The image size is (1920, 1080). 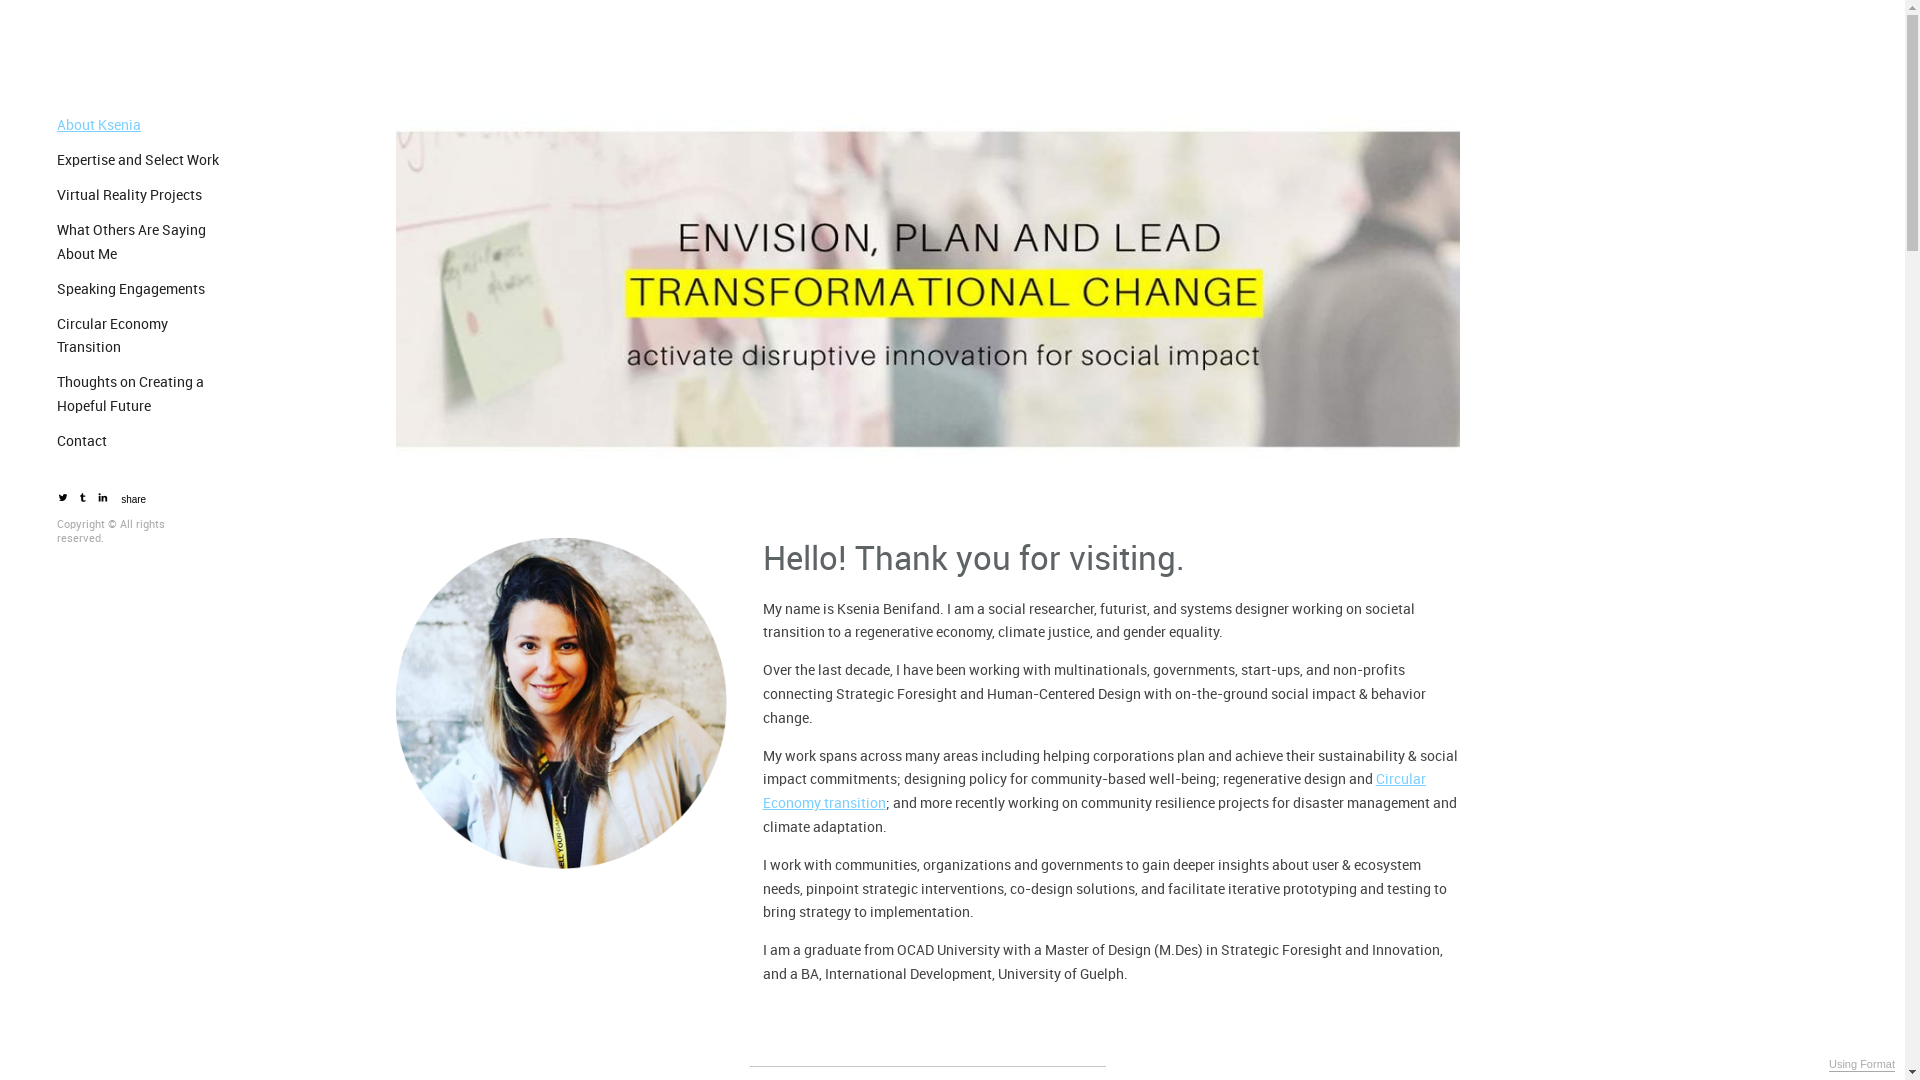 What do you see at coordinates (84, 440) in the screenshot?
I see `'Contact'` at bounding box center [84, 440].